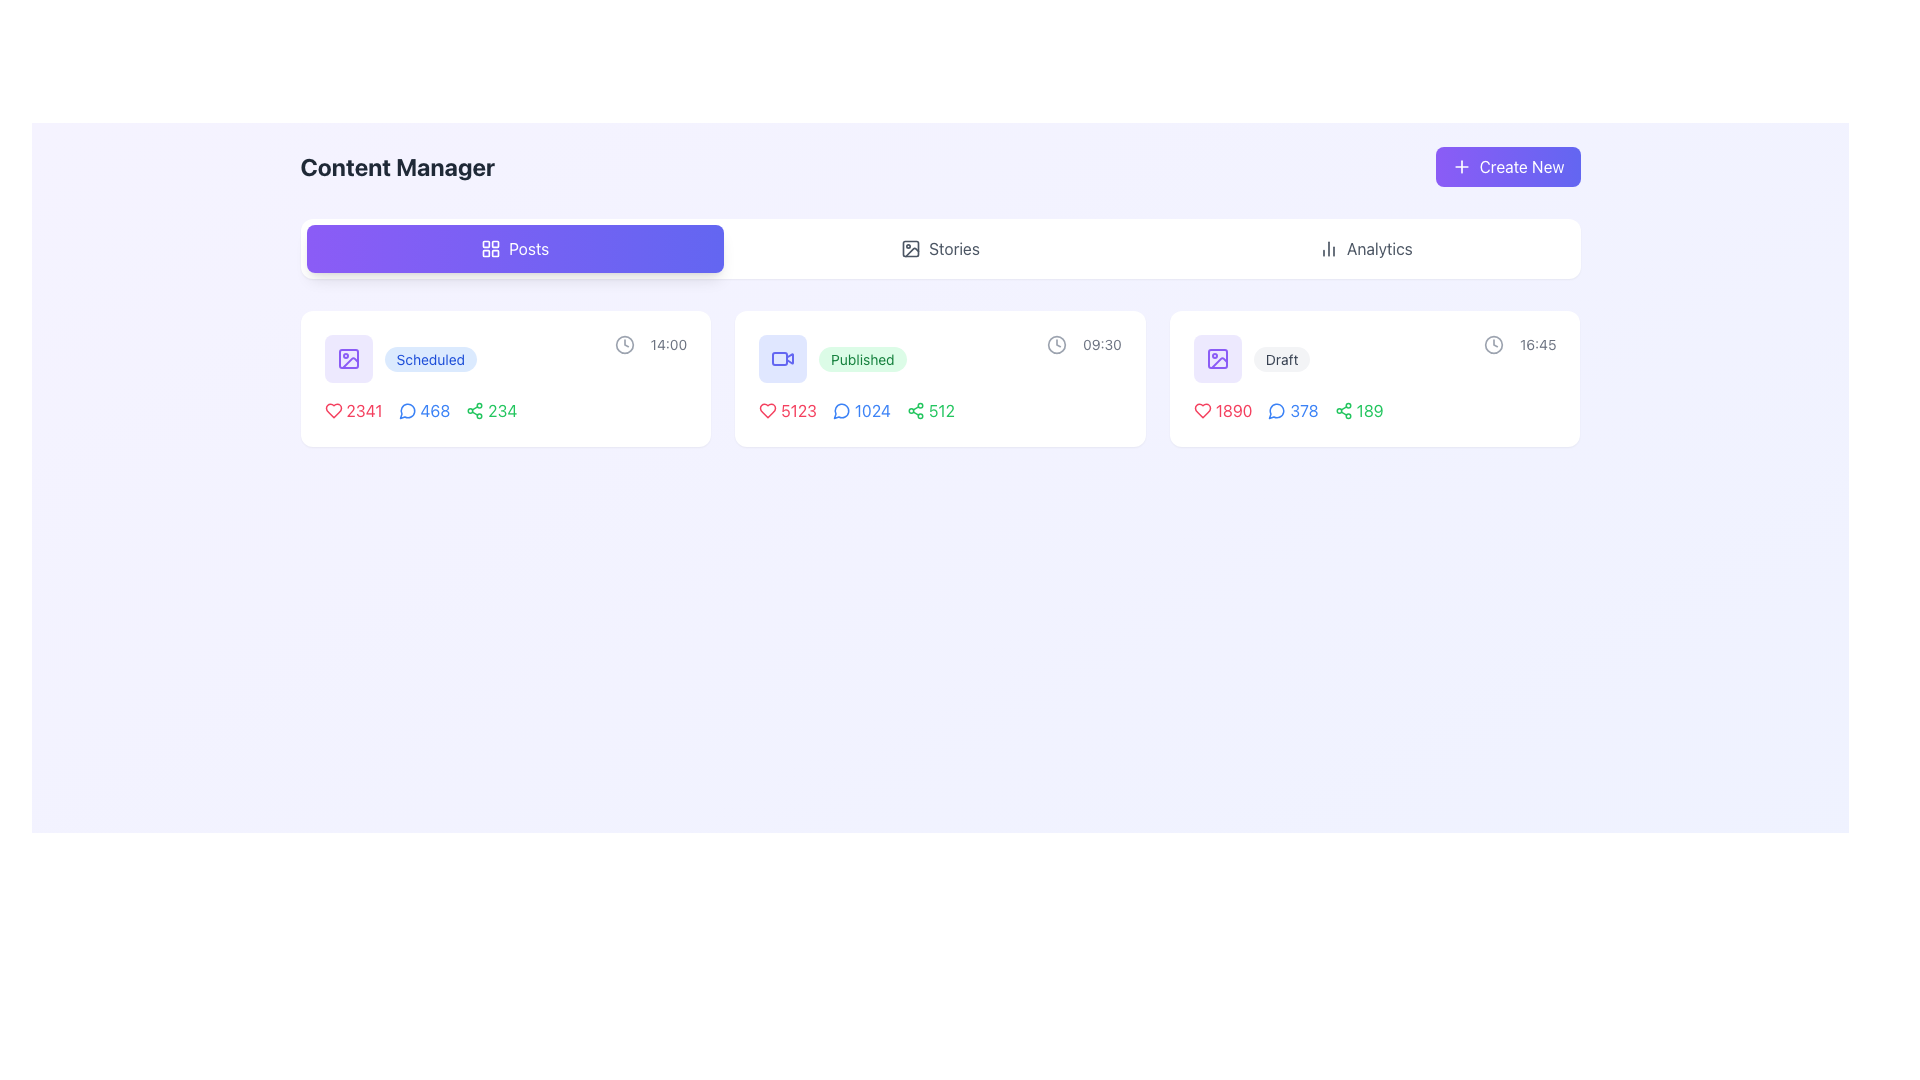 The image size is (1920, 1080). What do you see at coordinates (1276, 410) in the screenshot?
I see `the speech bubble icon in the comments section of the 'Draft' card located in the 'Posts' section, which is positioned next to the comment count '378'` at bounding box center [1276, 410].